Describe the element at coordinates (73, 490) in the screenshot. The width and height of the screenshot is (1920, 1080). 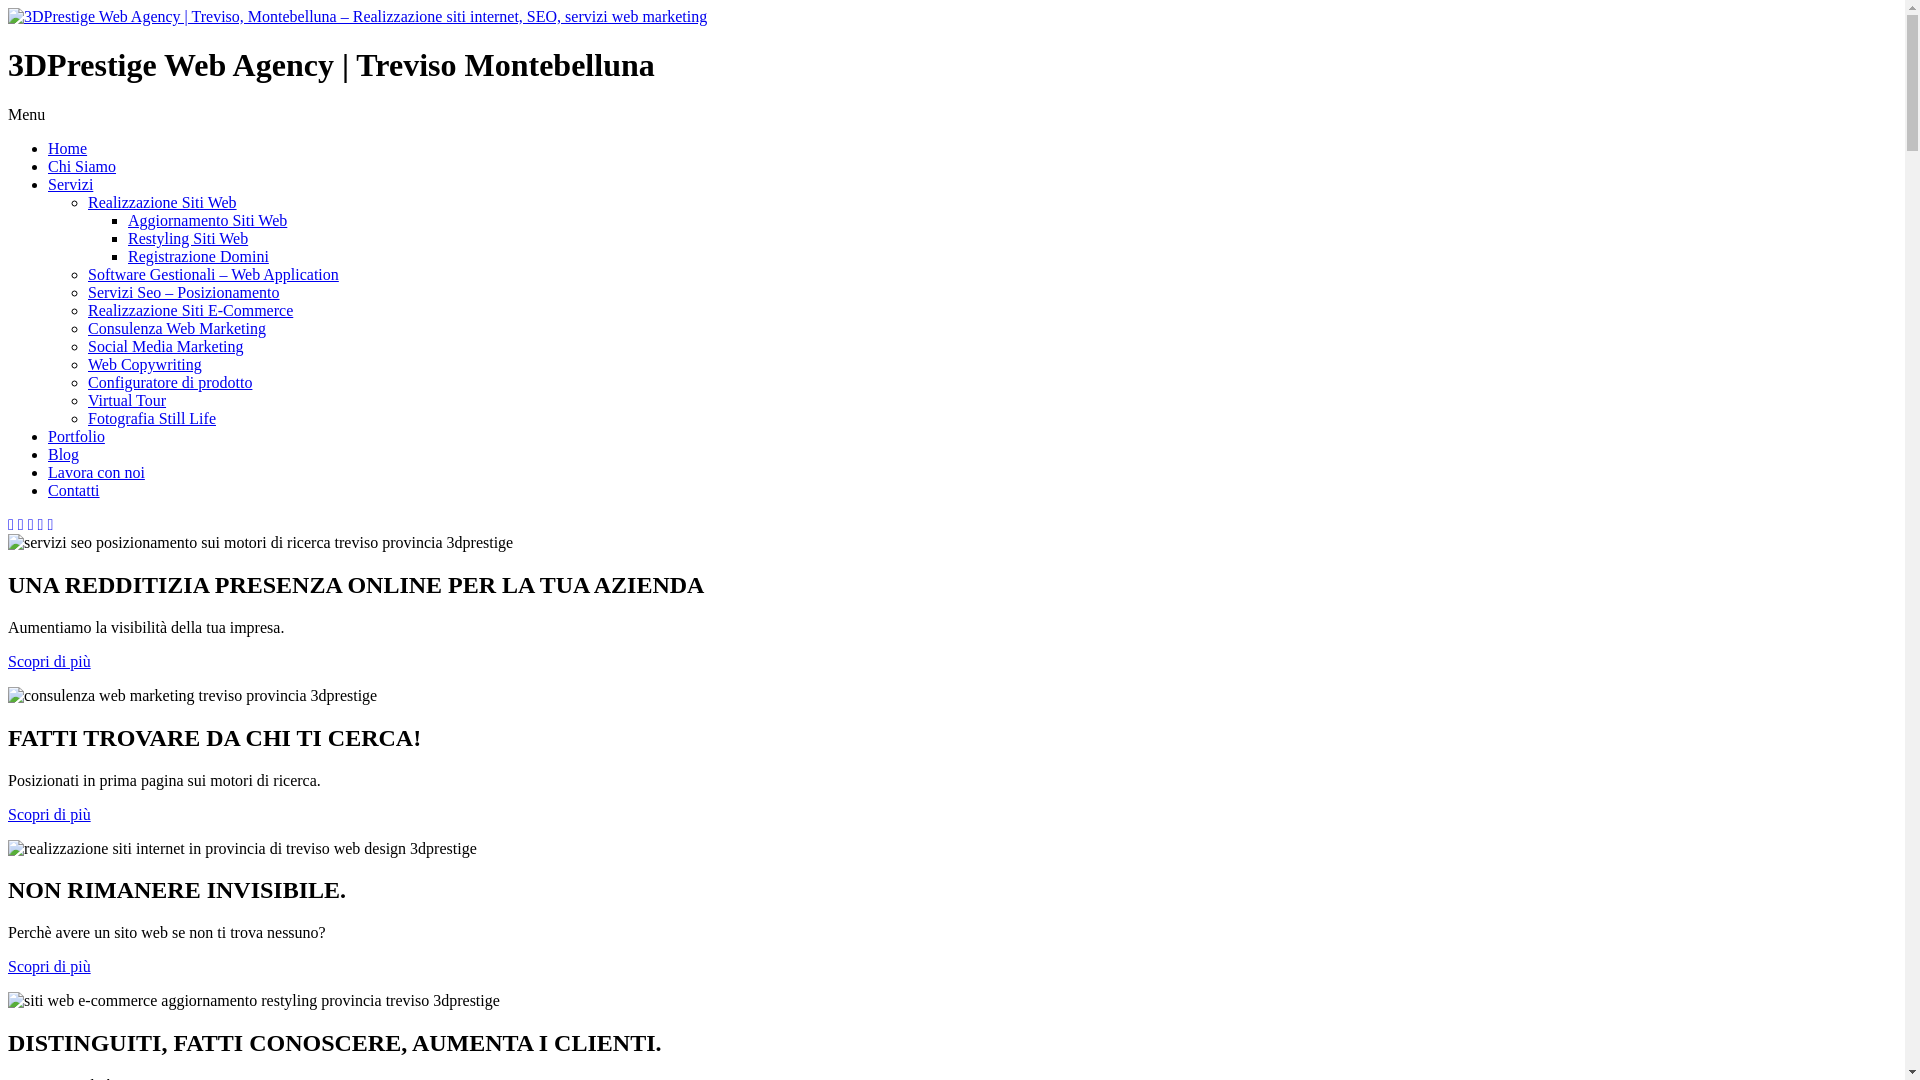
I see `'Contatti'` at that location.